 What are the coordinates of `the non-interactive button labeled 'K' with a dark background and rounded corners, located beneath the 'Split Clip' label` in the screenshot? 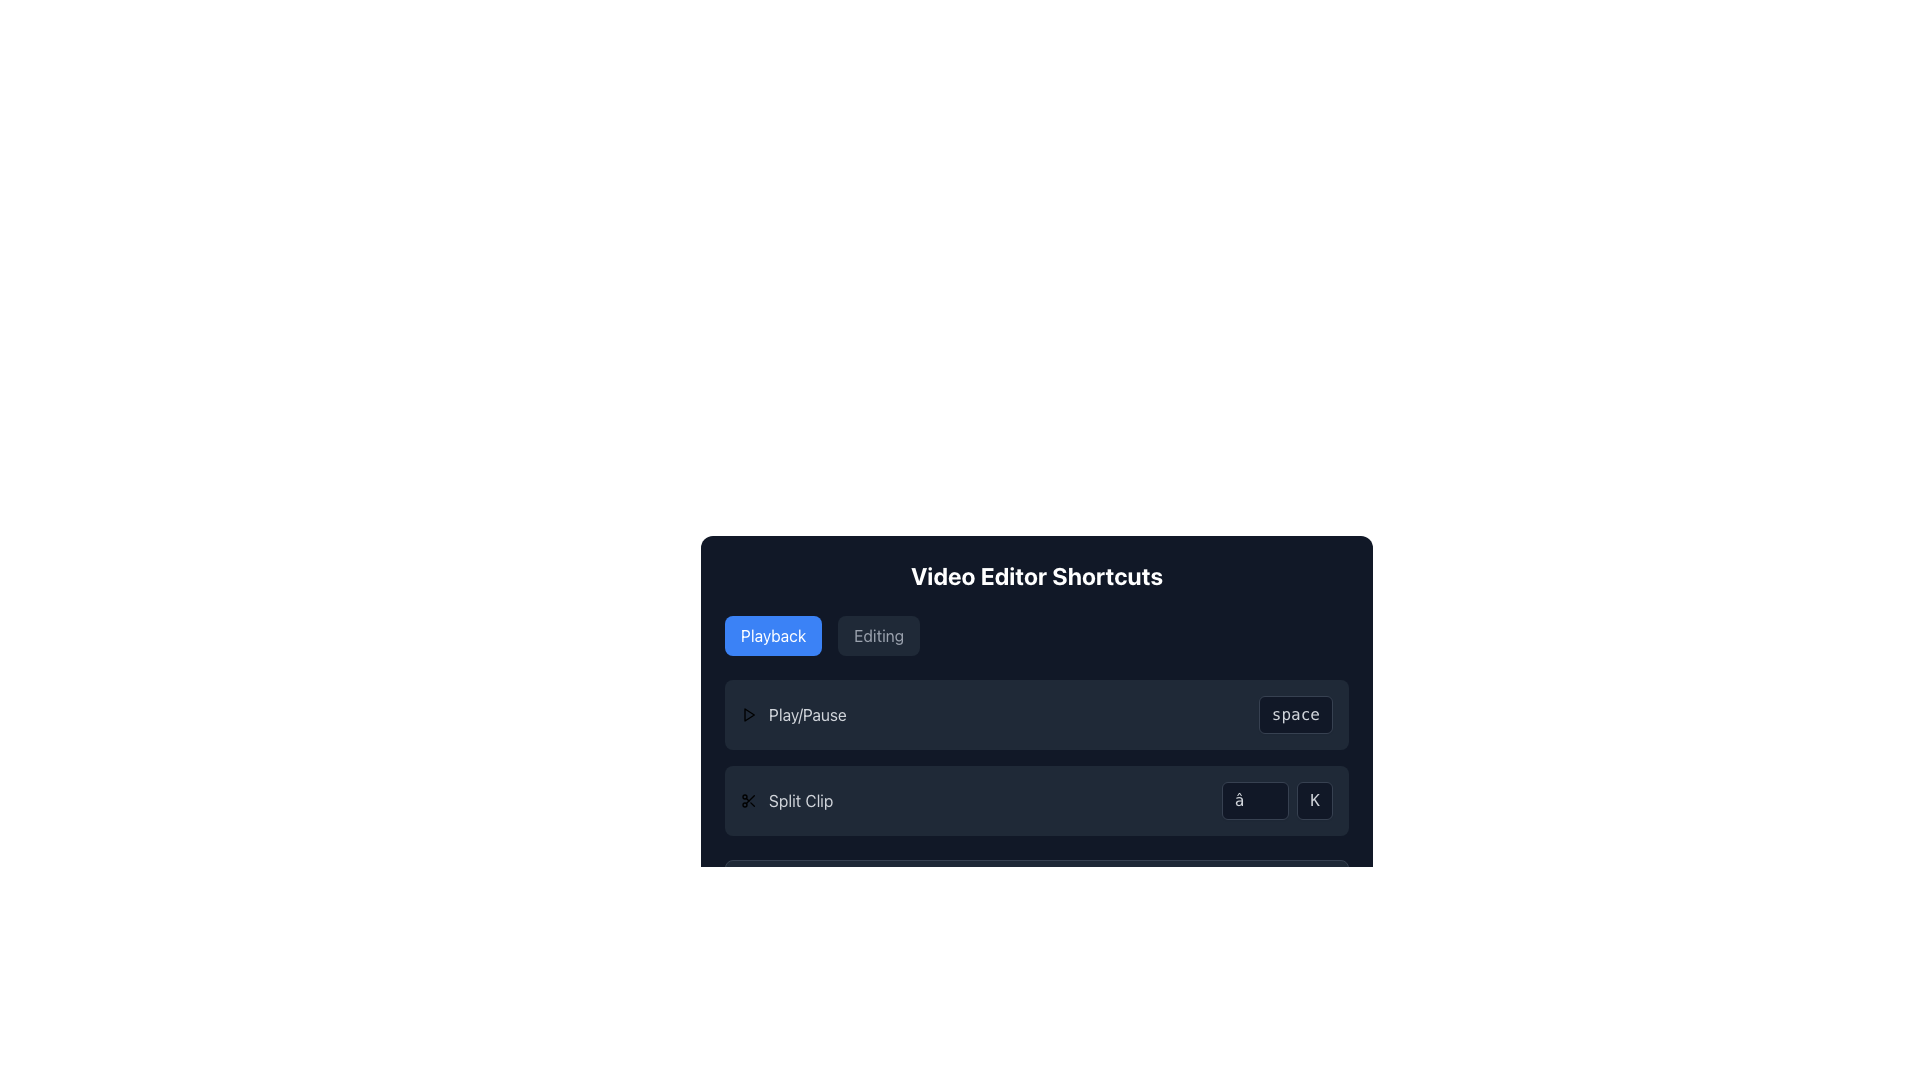 It's located at (1315, 800).